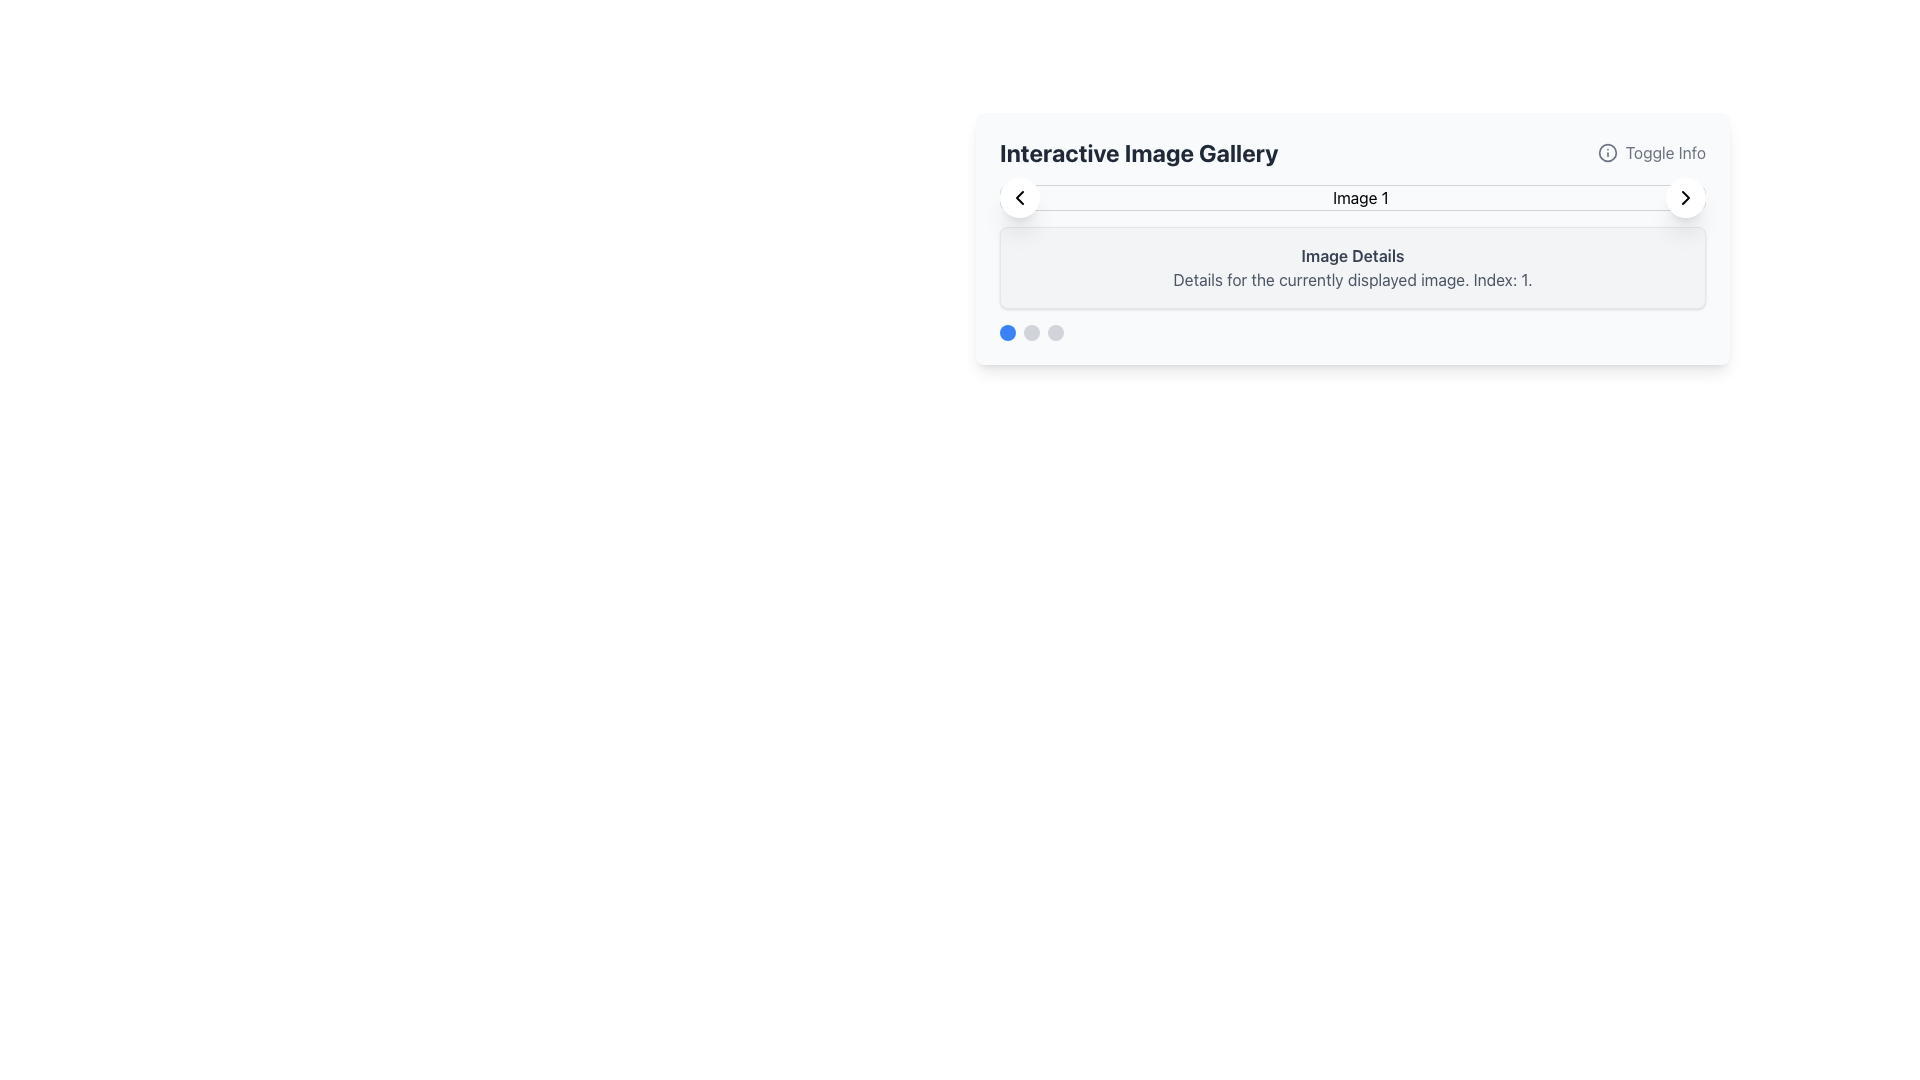  I want to click on the Chevron left icon located near the top-left corner of the interface, so click(1019, 197).